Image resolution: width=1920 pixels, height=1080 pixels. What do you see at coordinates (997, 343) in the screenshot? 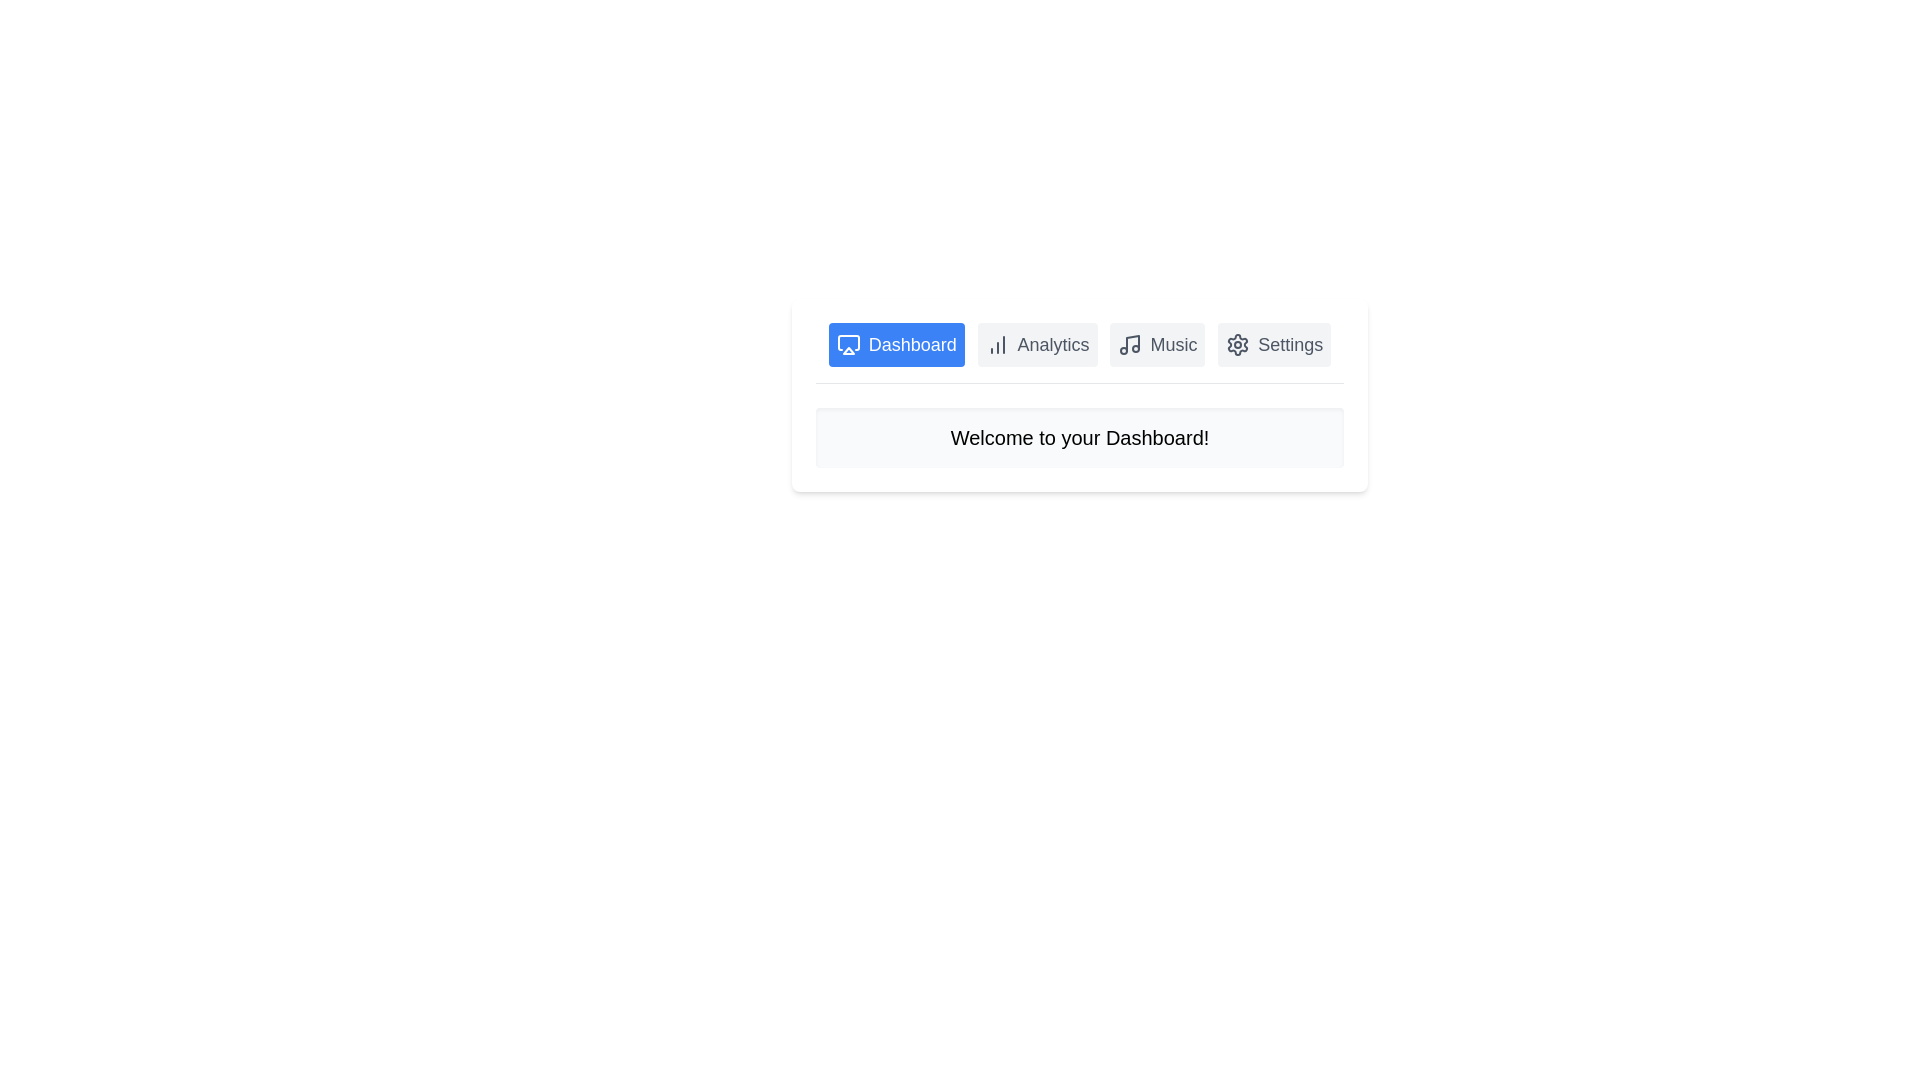
I see `the bar chart icon representing the 'Analytics' navigation option, which is located immediately left of the 'Analytics' text label in the upper center portion of the interface` at bounding box center [997, 343].